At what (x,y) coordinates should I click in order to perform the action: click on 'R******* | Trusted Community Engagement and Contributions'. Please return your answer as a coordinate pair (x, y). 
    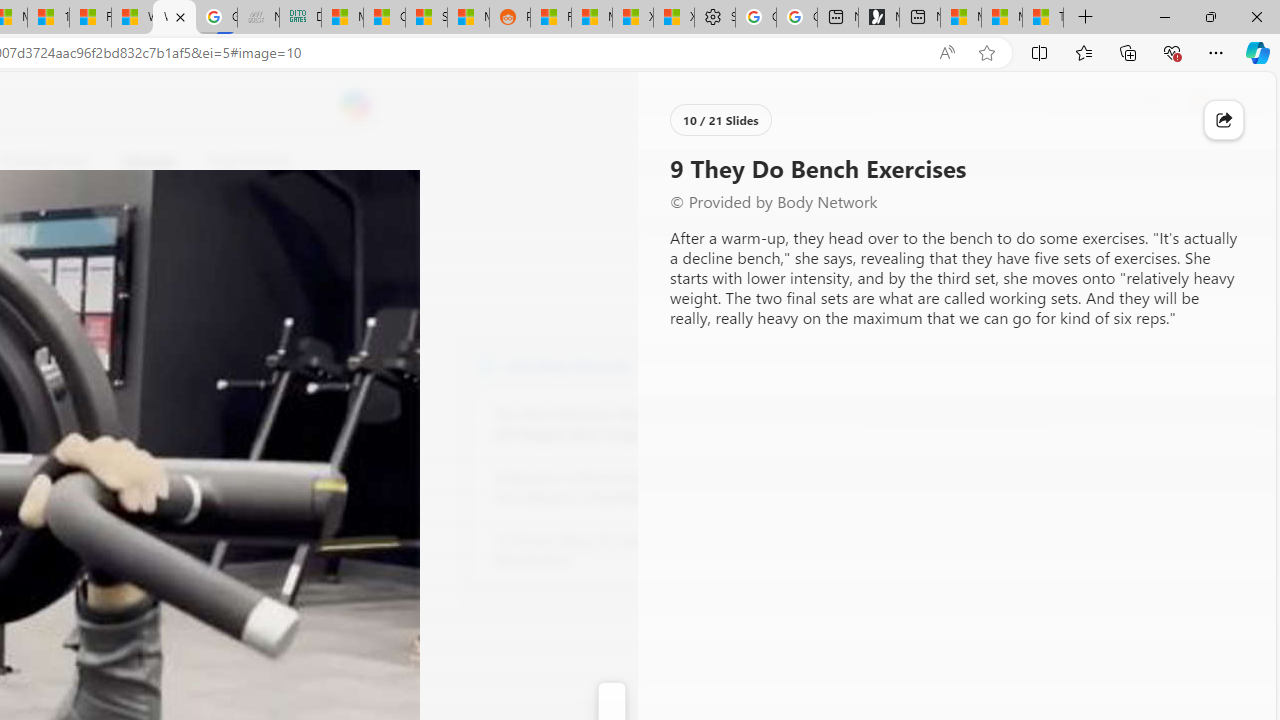
    Looking at the image, I should click on (551, 17).